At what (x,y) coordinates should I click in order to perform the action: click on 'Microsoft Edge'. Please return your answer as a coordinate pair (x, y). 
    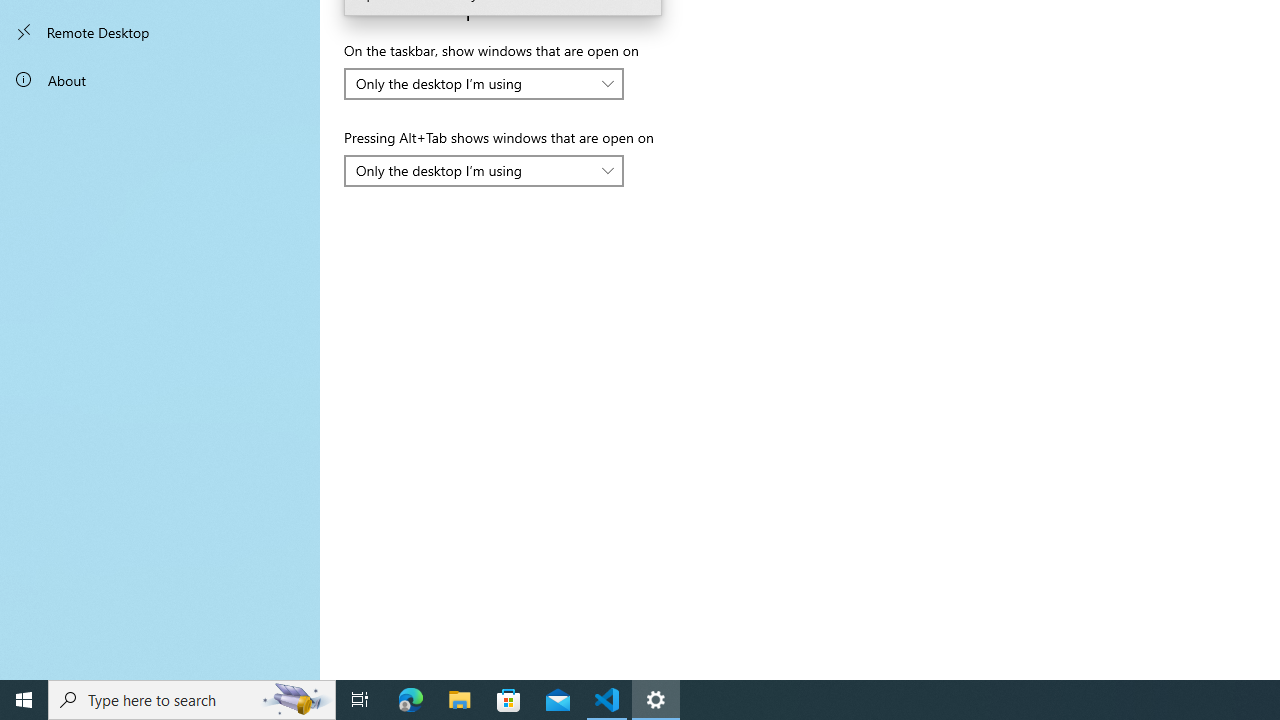
    Looking at the image, I should click on (410, 698).